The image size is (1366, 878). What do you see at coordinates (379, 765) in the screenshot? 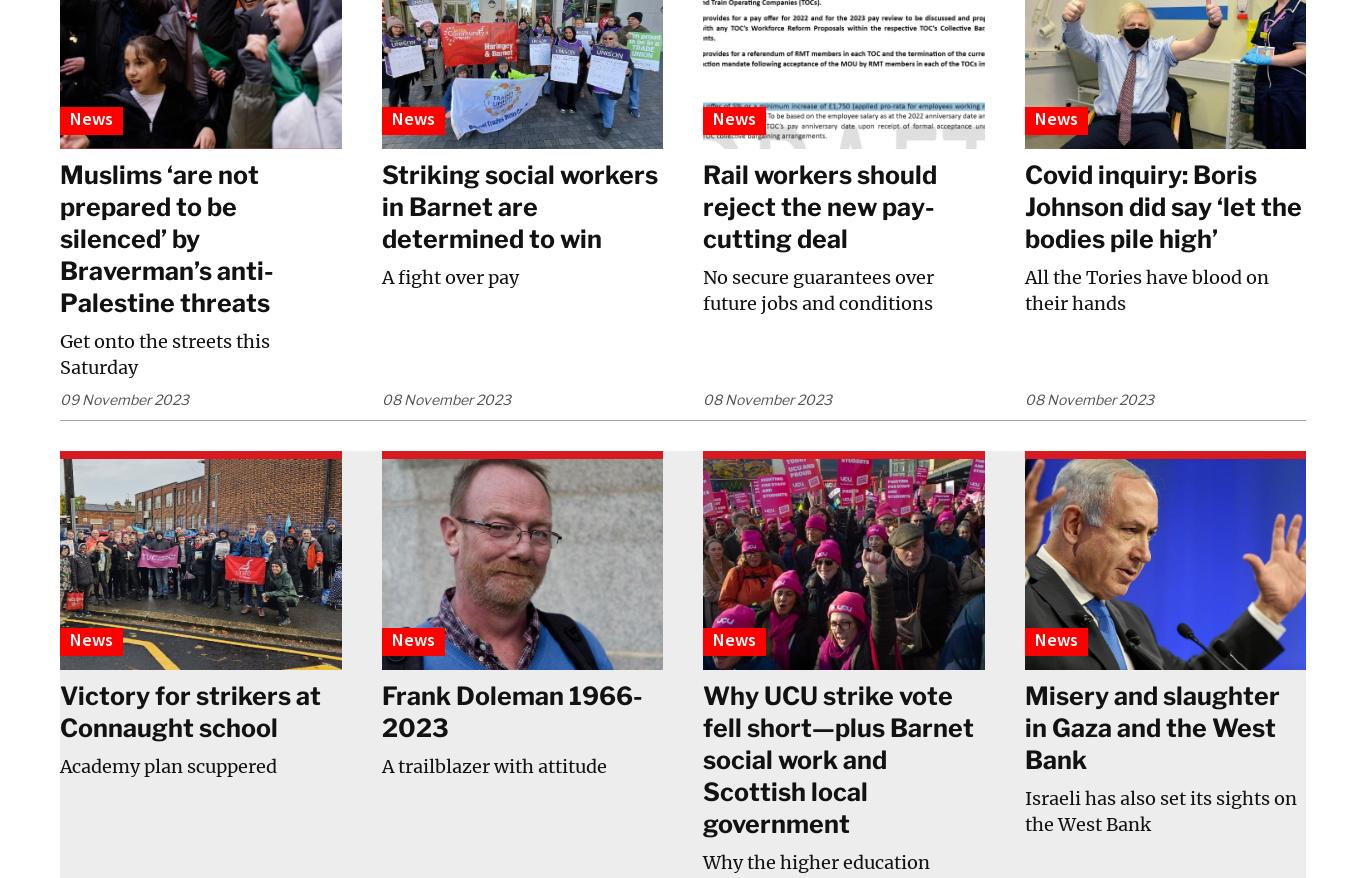
I see `'A trailblazer with attitude'` at bounding box center [379, 765].